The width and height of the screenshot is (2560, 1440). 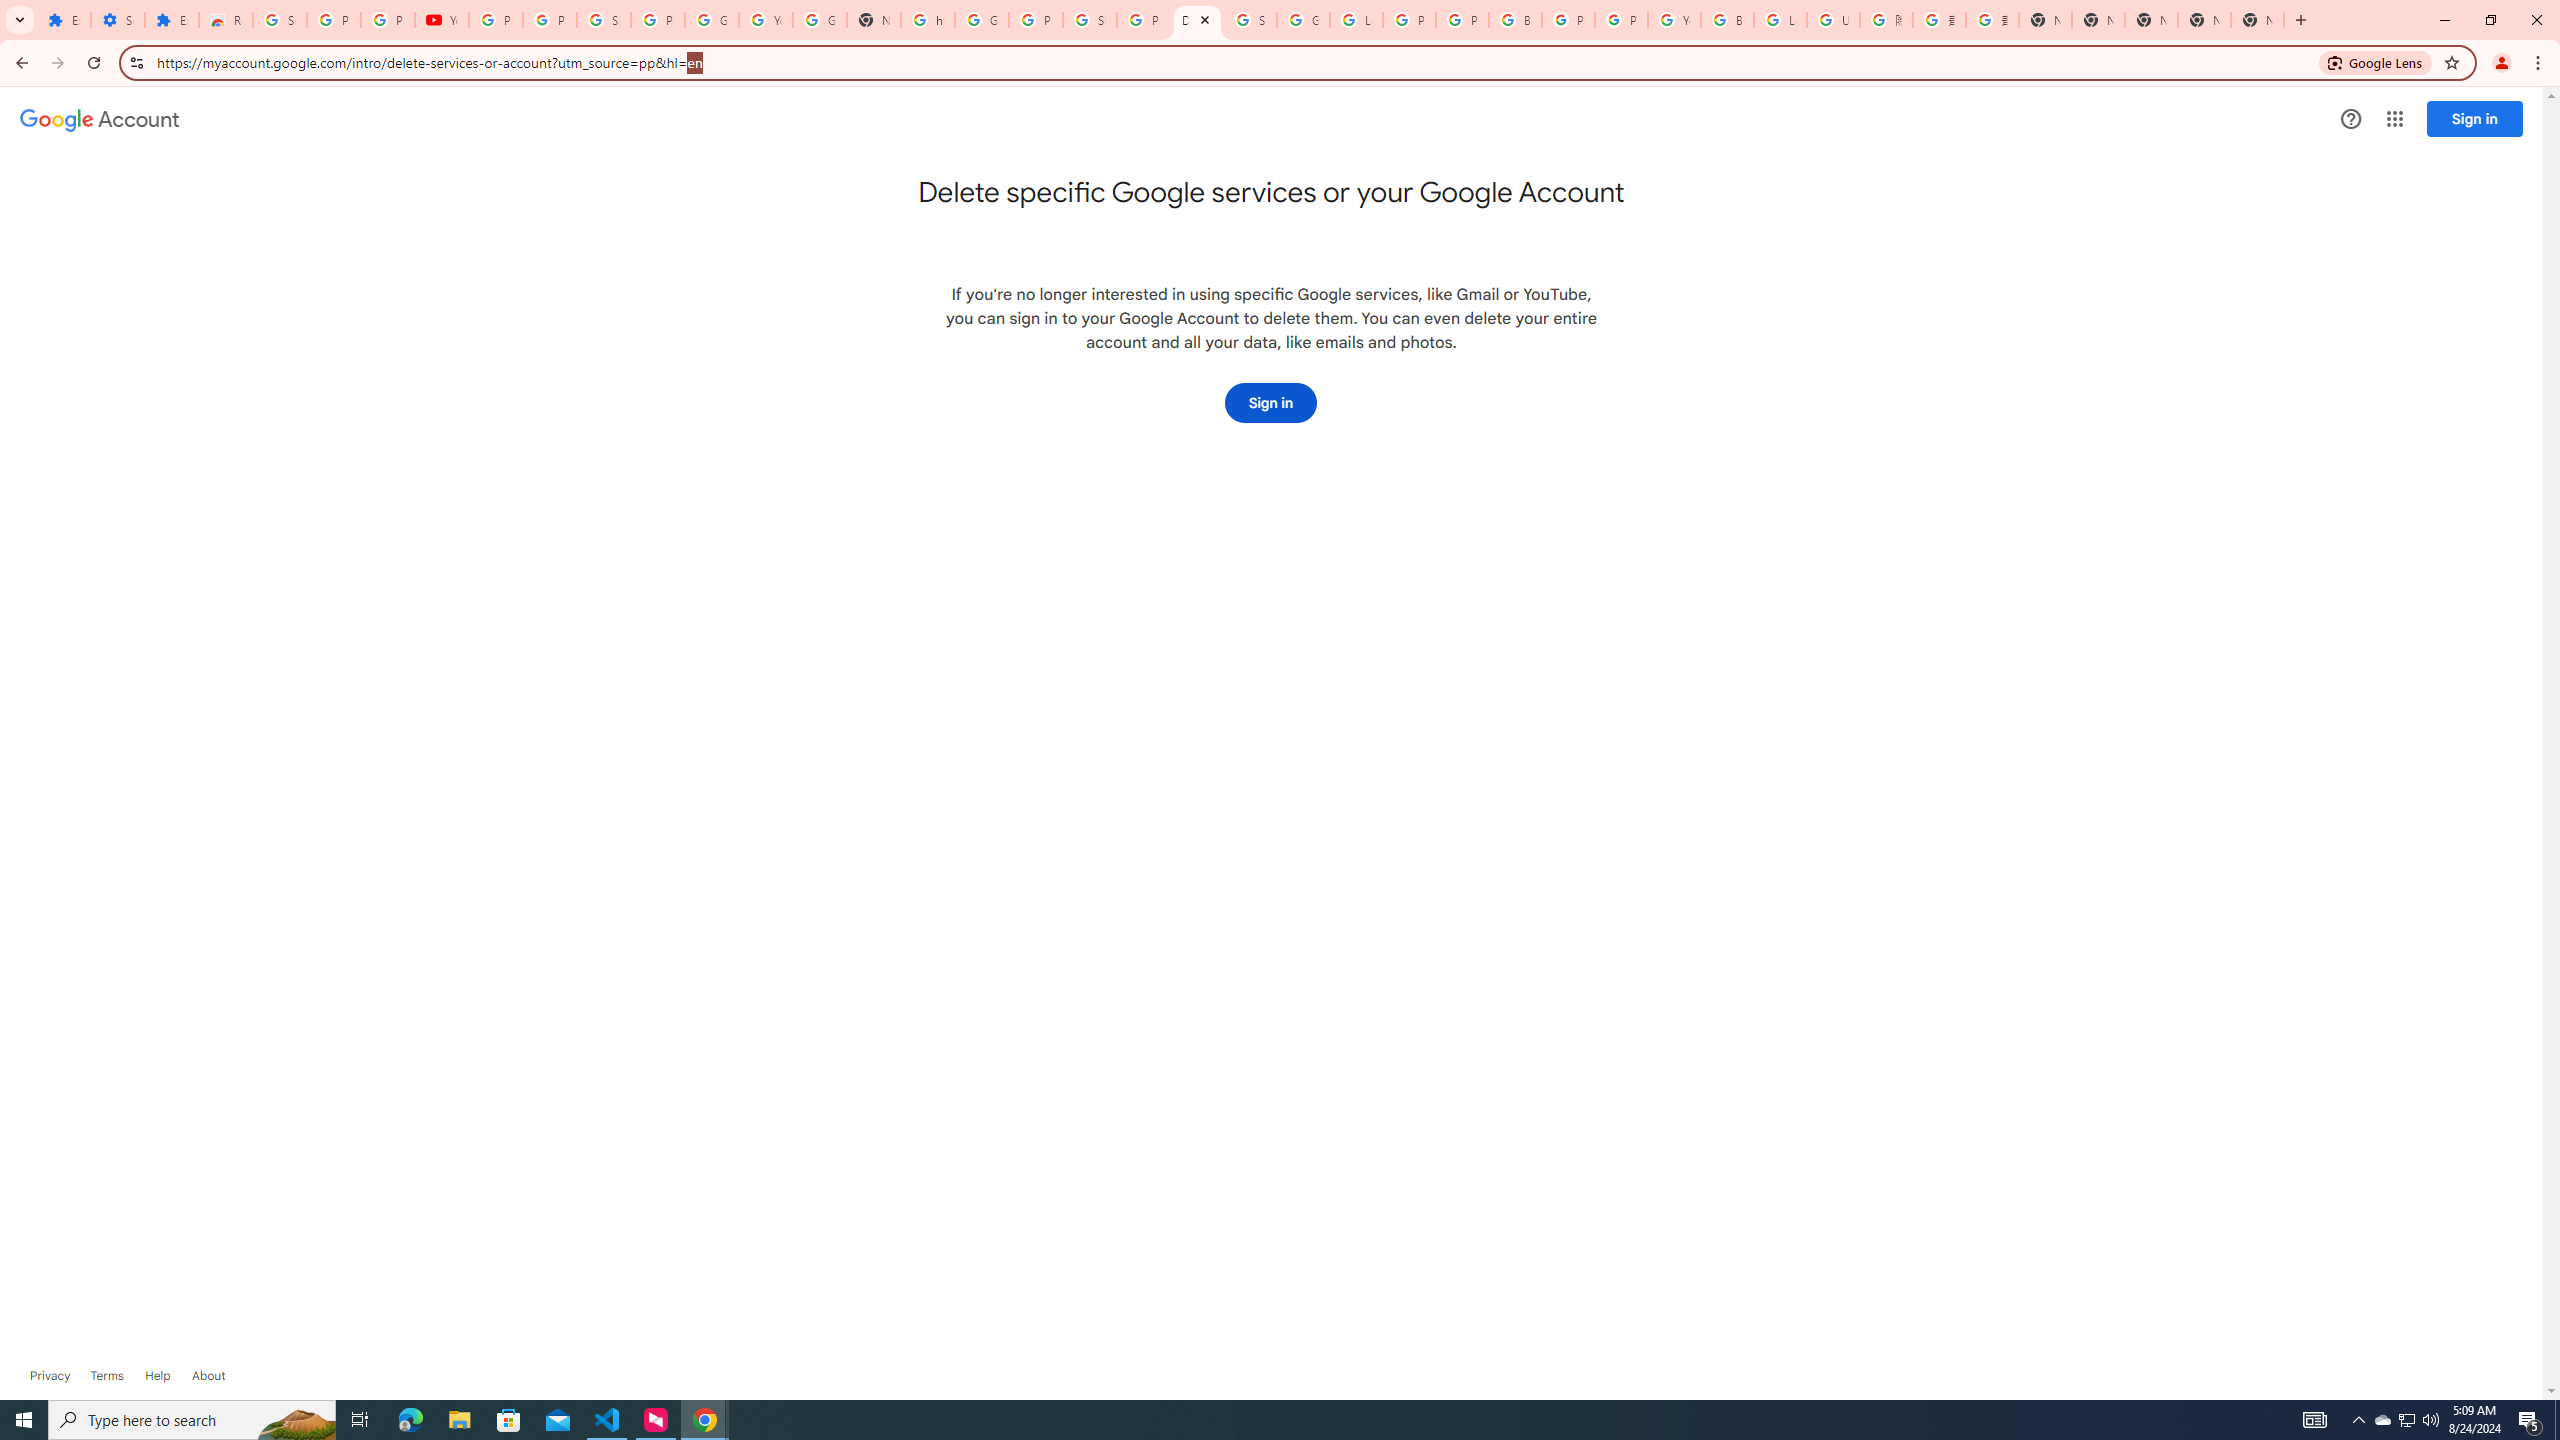 I want to click on 'Sign in - Google Accounts', so click(x=1089, y=19).